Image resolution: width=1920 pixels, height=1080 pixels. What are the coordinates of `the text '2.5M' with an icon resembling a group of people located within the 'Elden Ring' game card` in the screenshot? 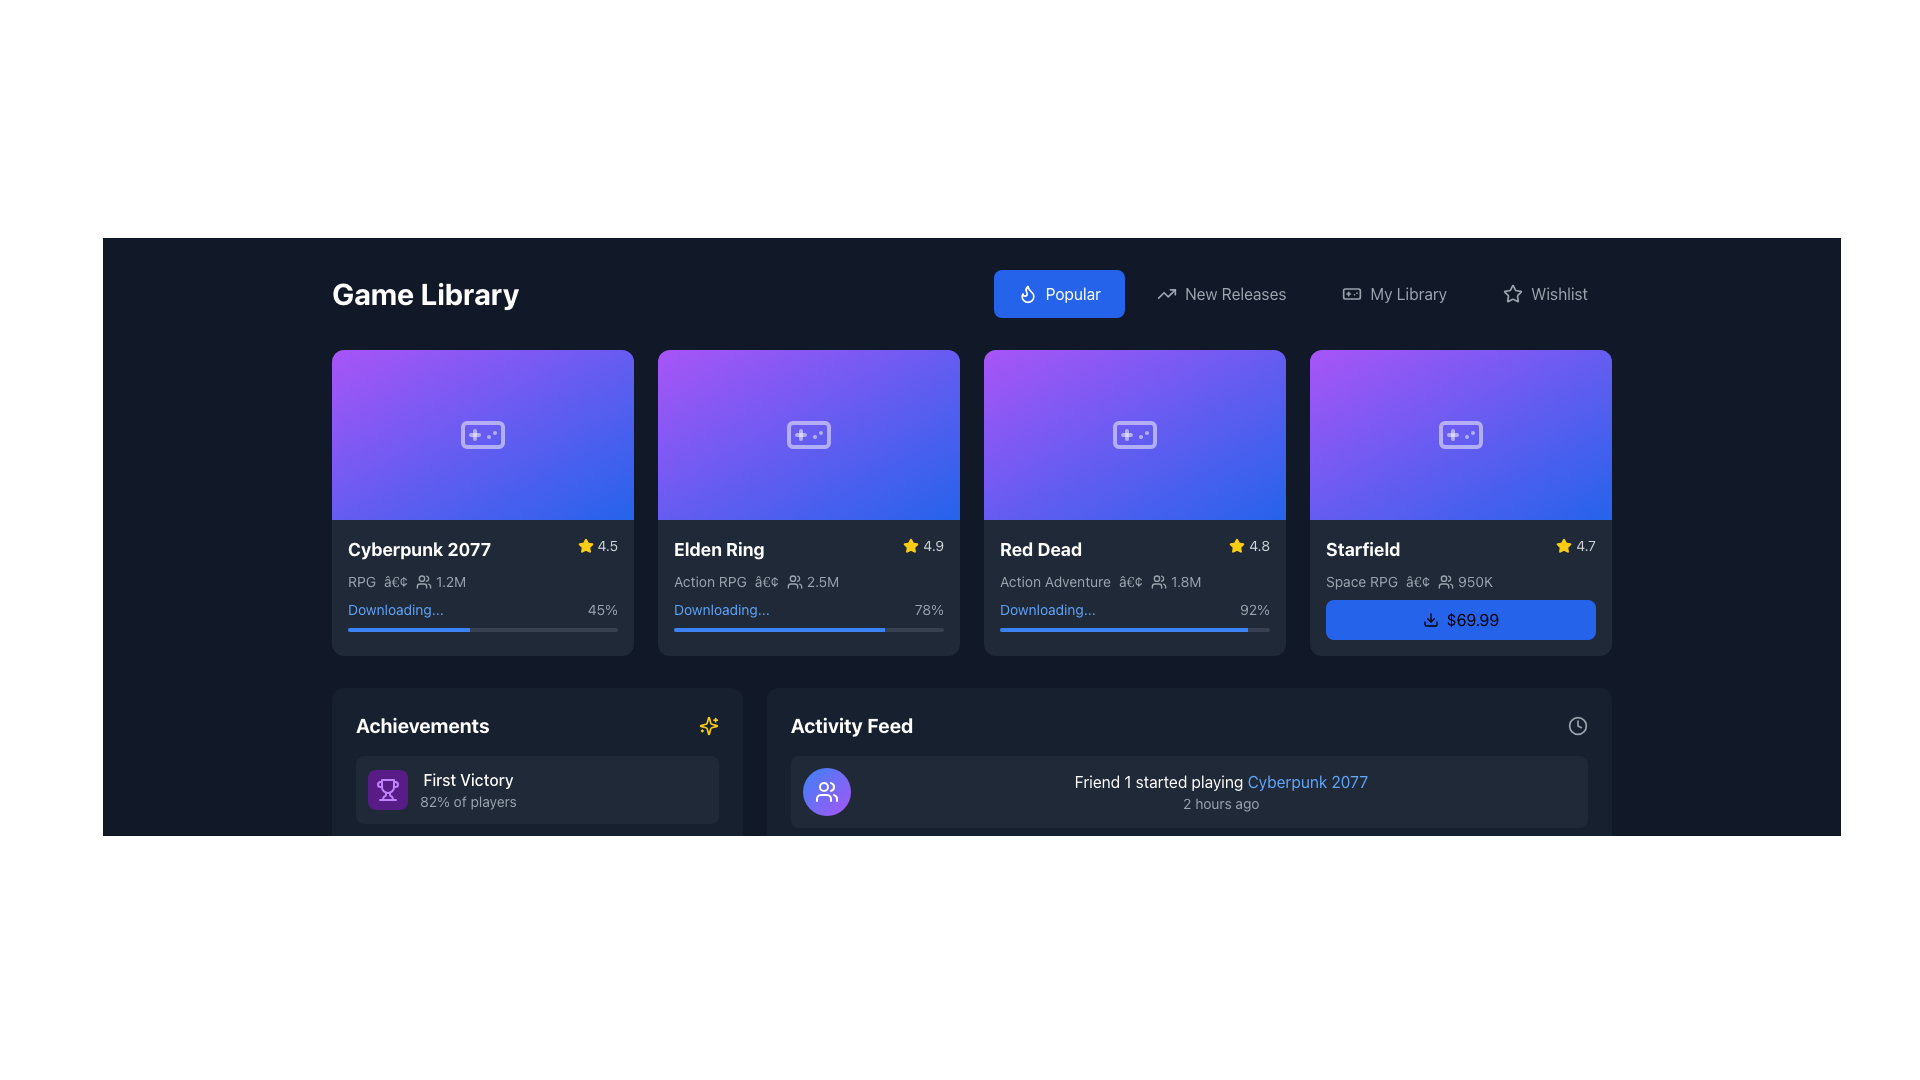 It's located at (813, 581).